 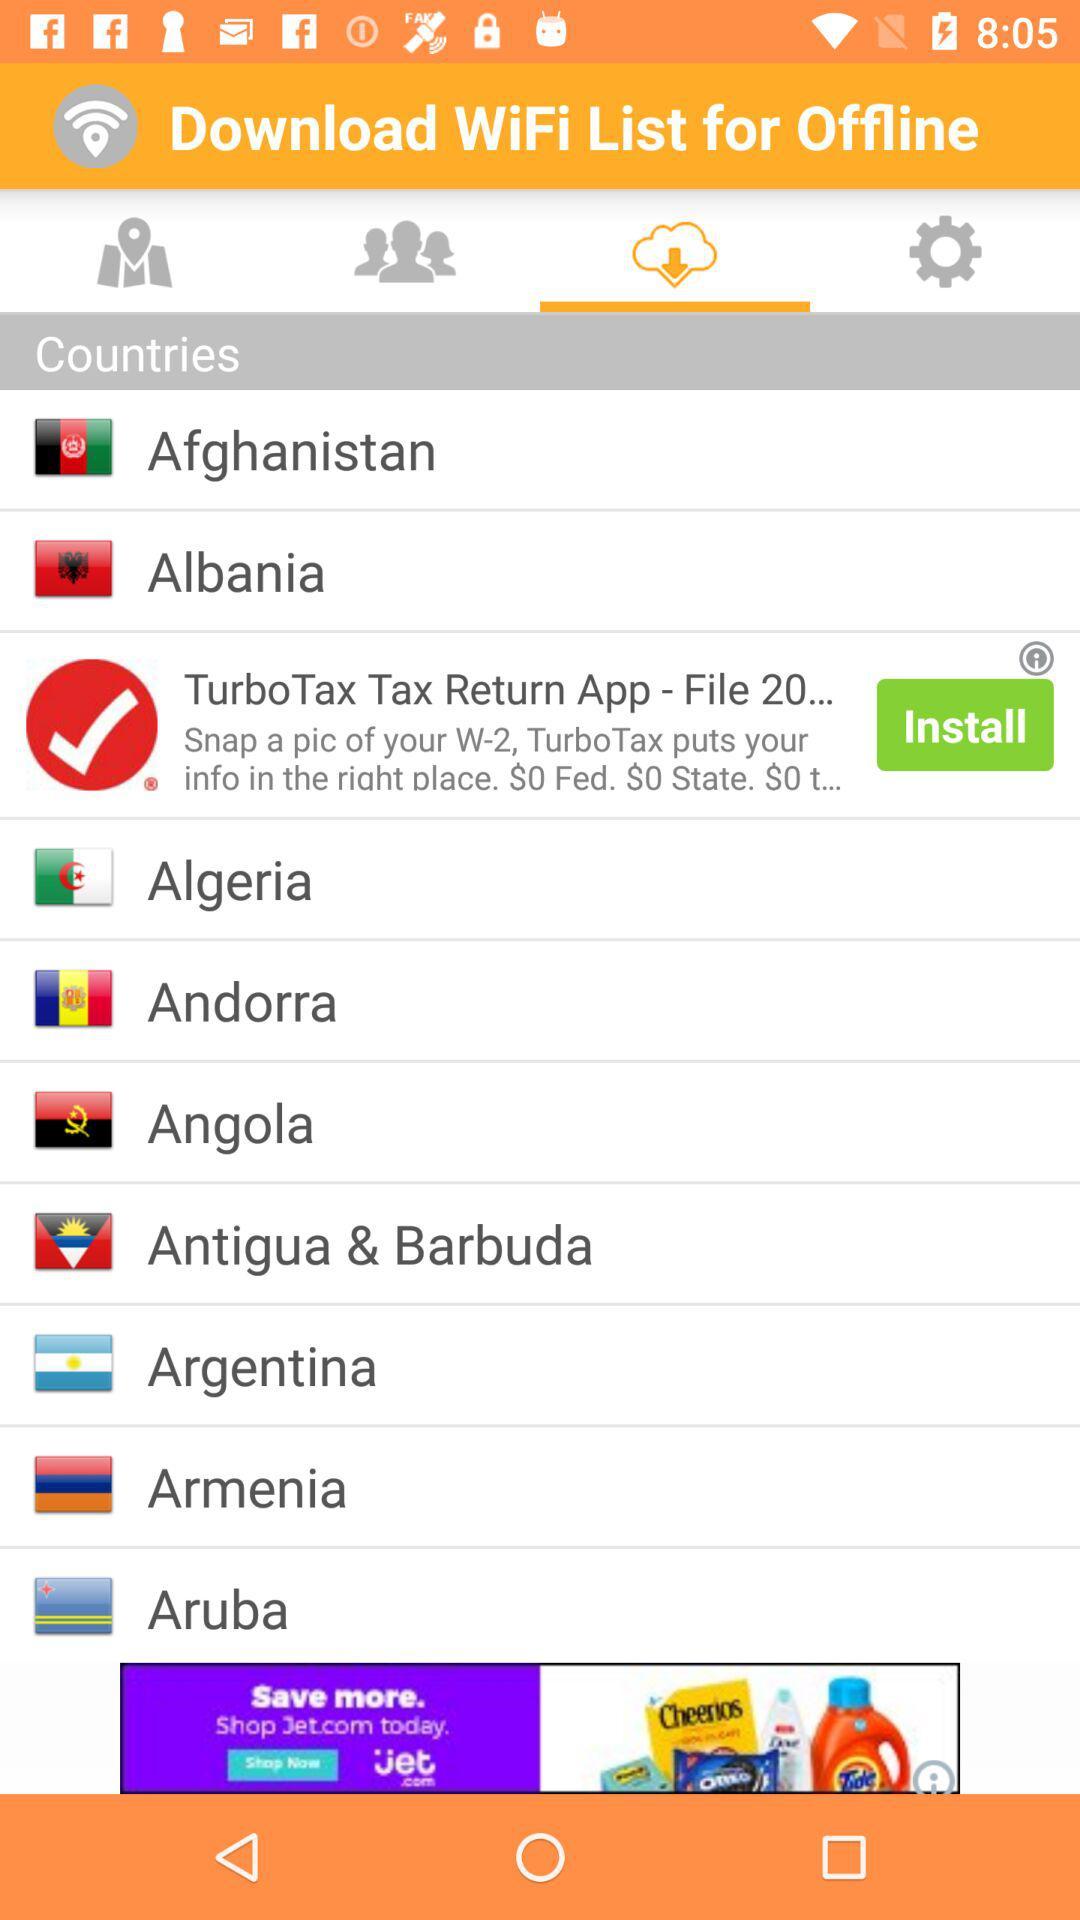 I want to click on open advertisement, so click(x=91, y=723).